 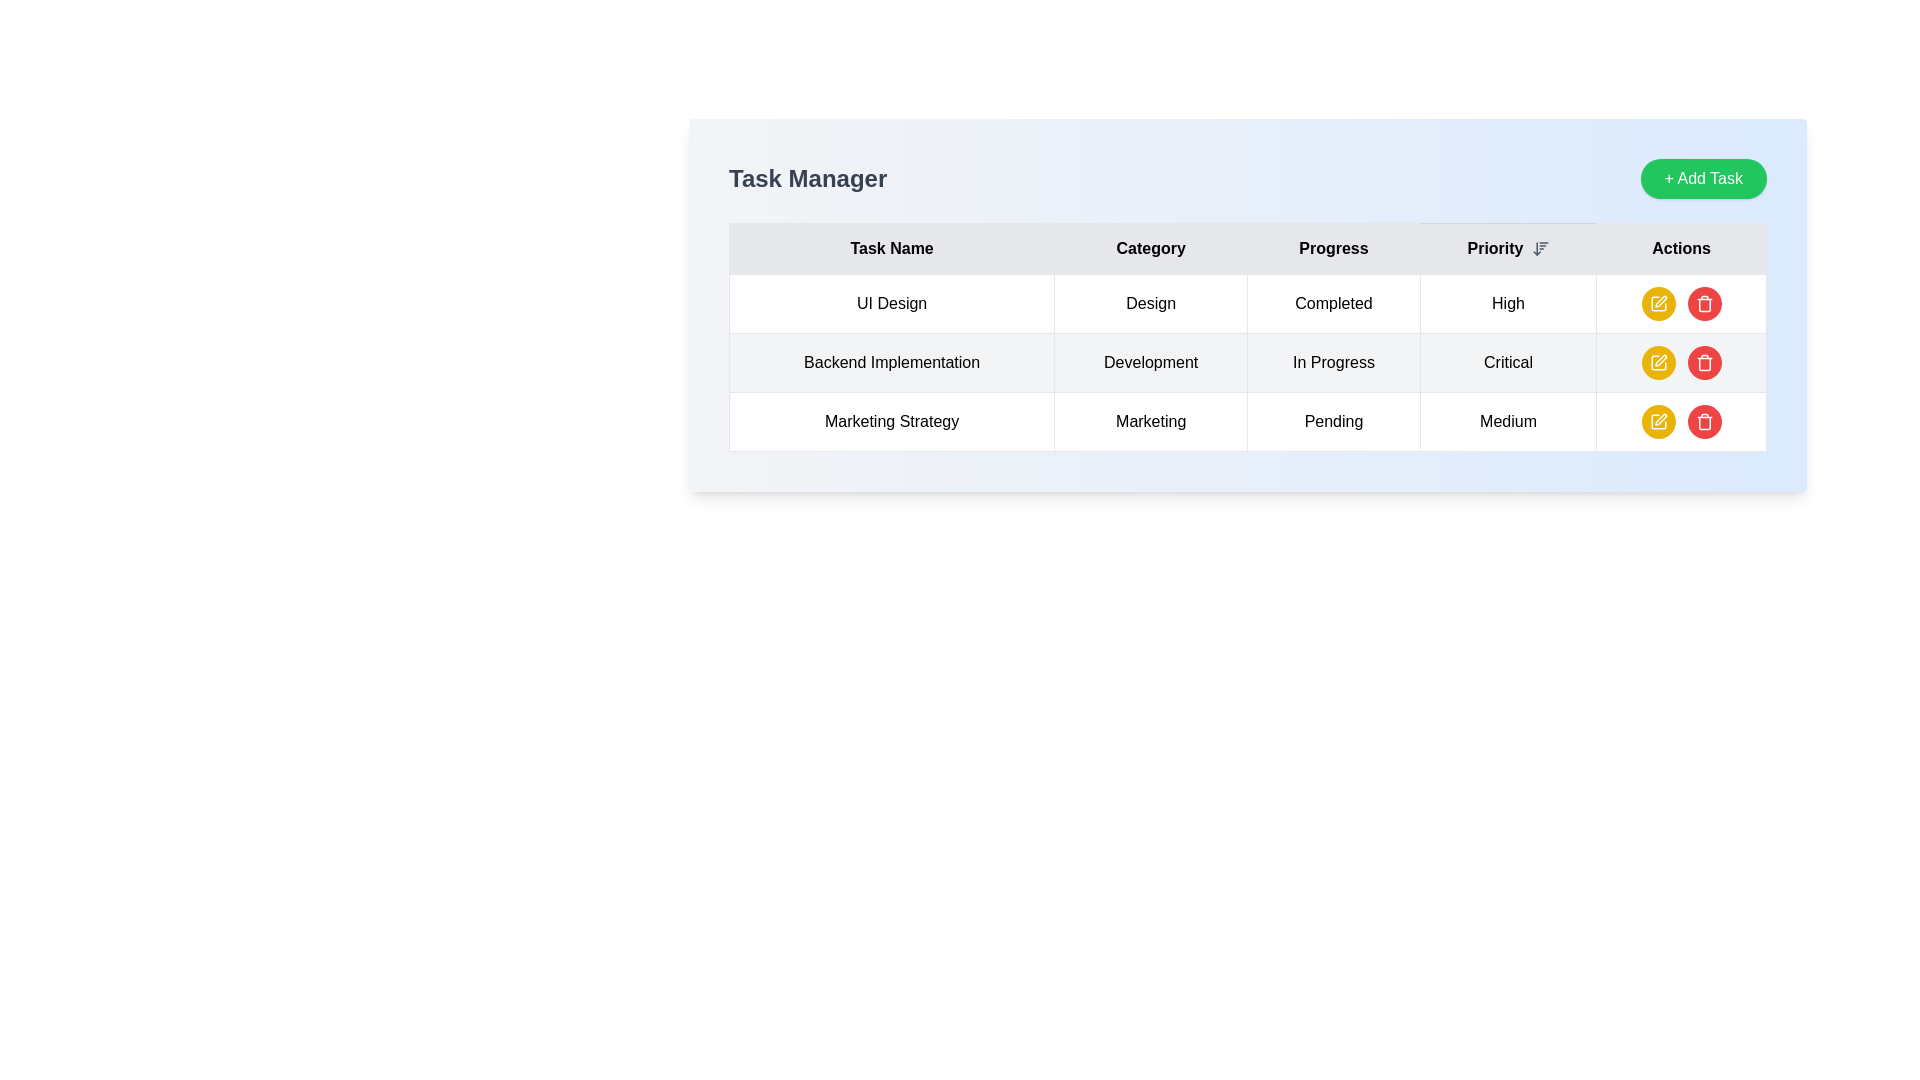 What do you see at coordinates (891, 304) in the screenshot?
I see `the 'UI Design' text label located in the first row under the 'Task Name' column of the task management table` at bounding box center [891, 304].